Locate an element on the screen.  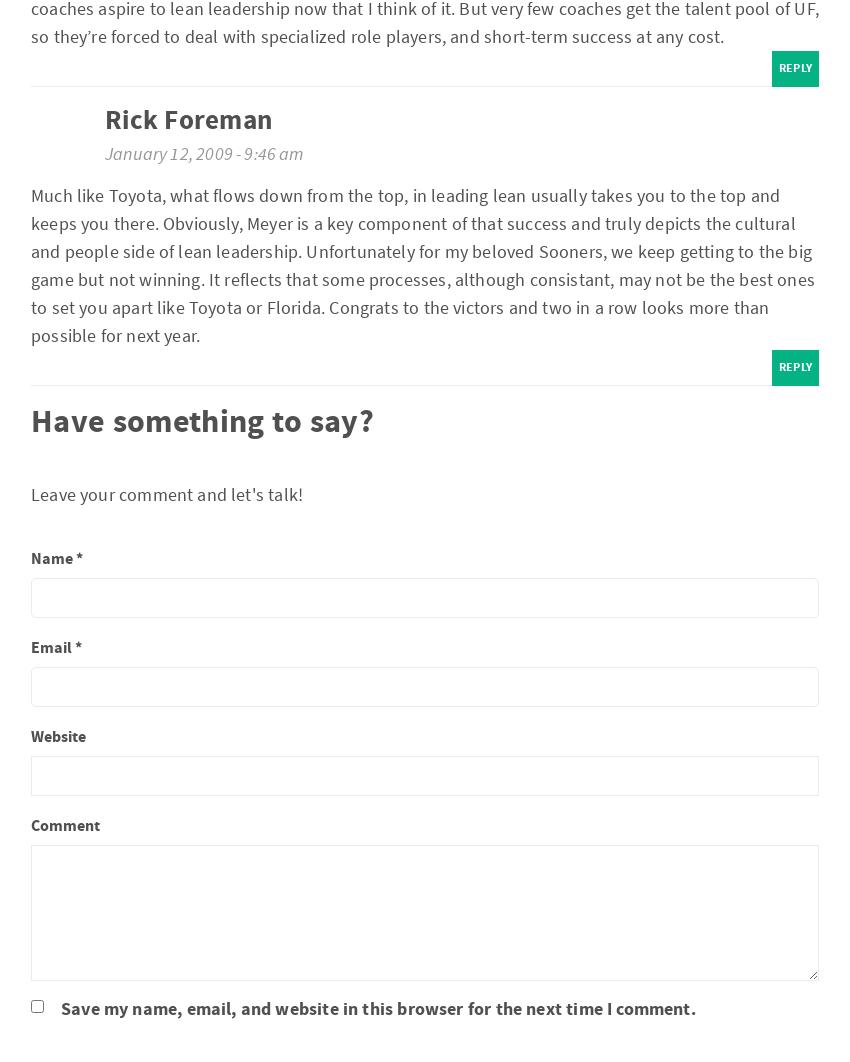
'Email' is located at coordinates (53, 646).